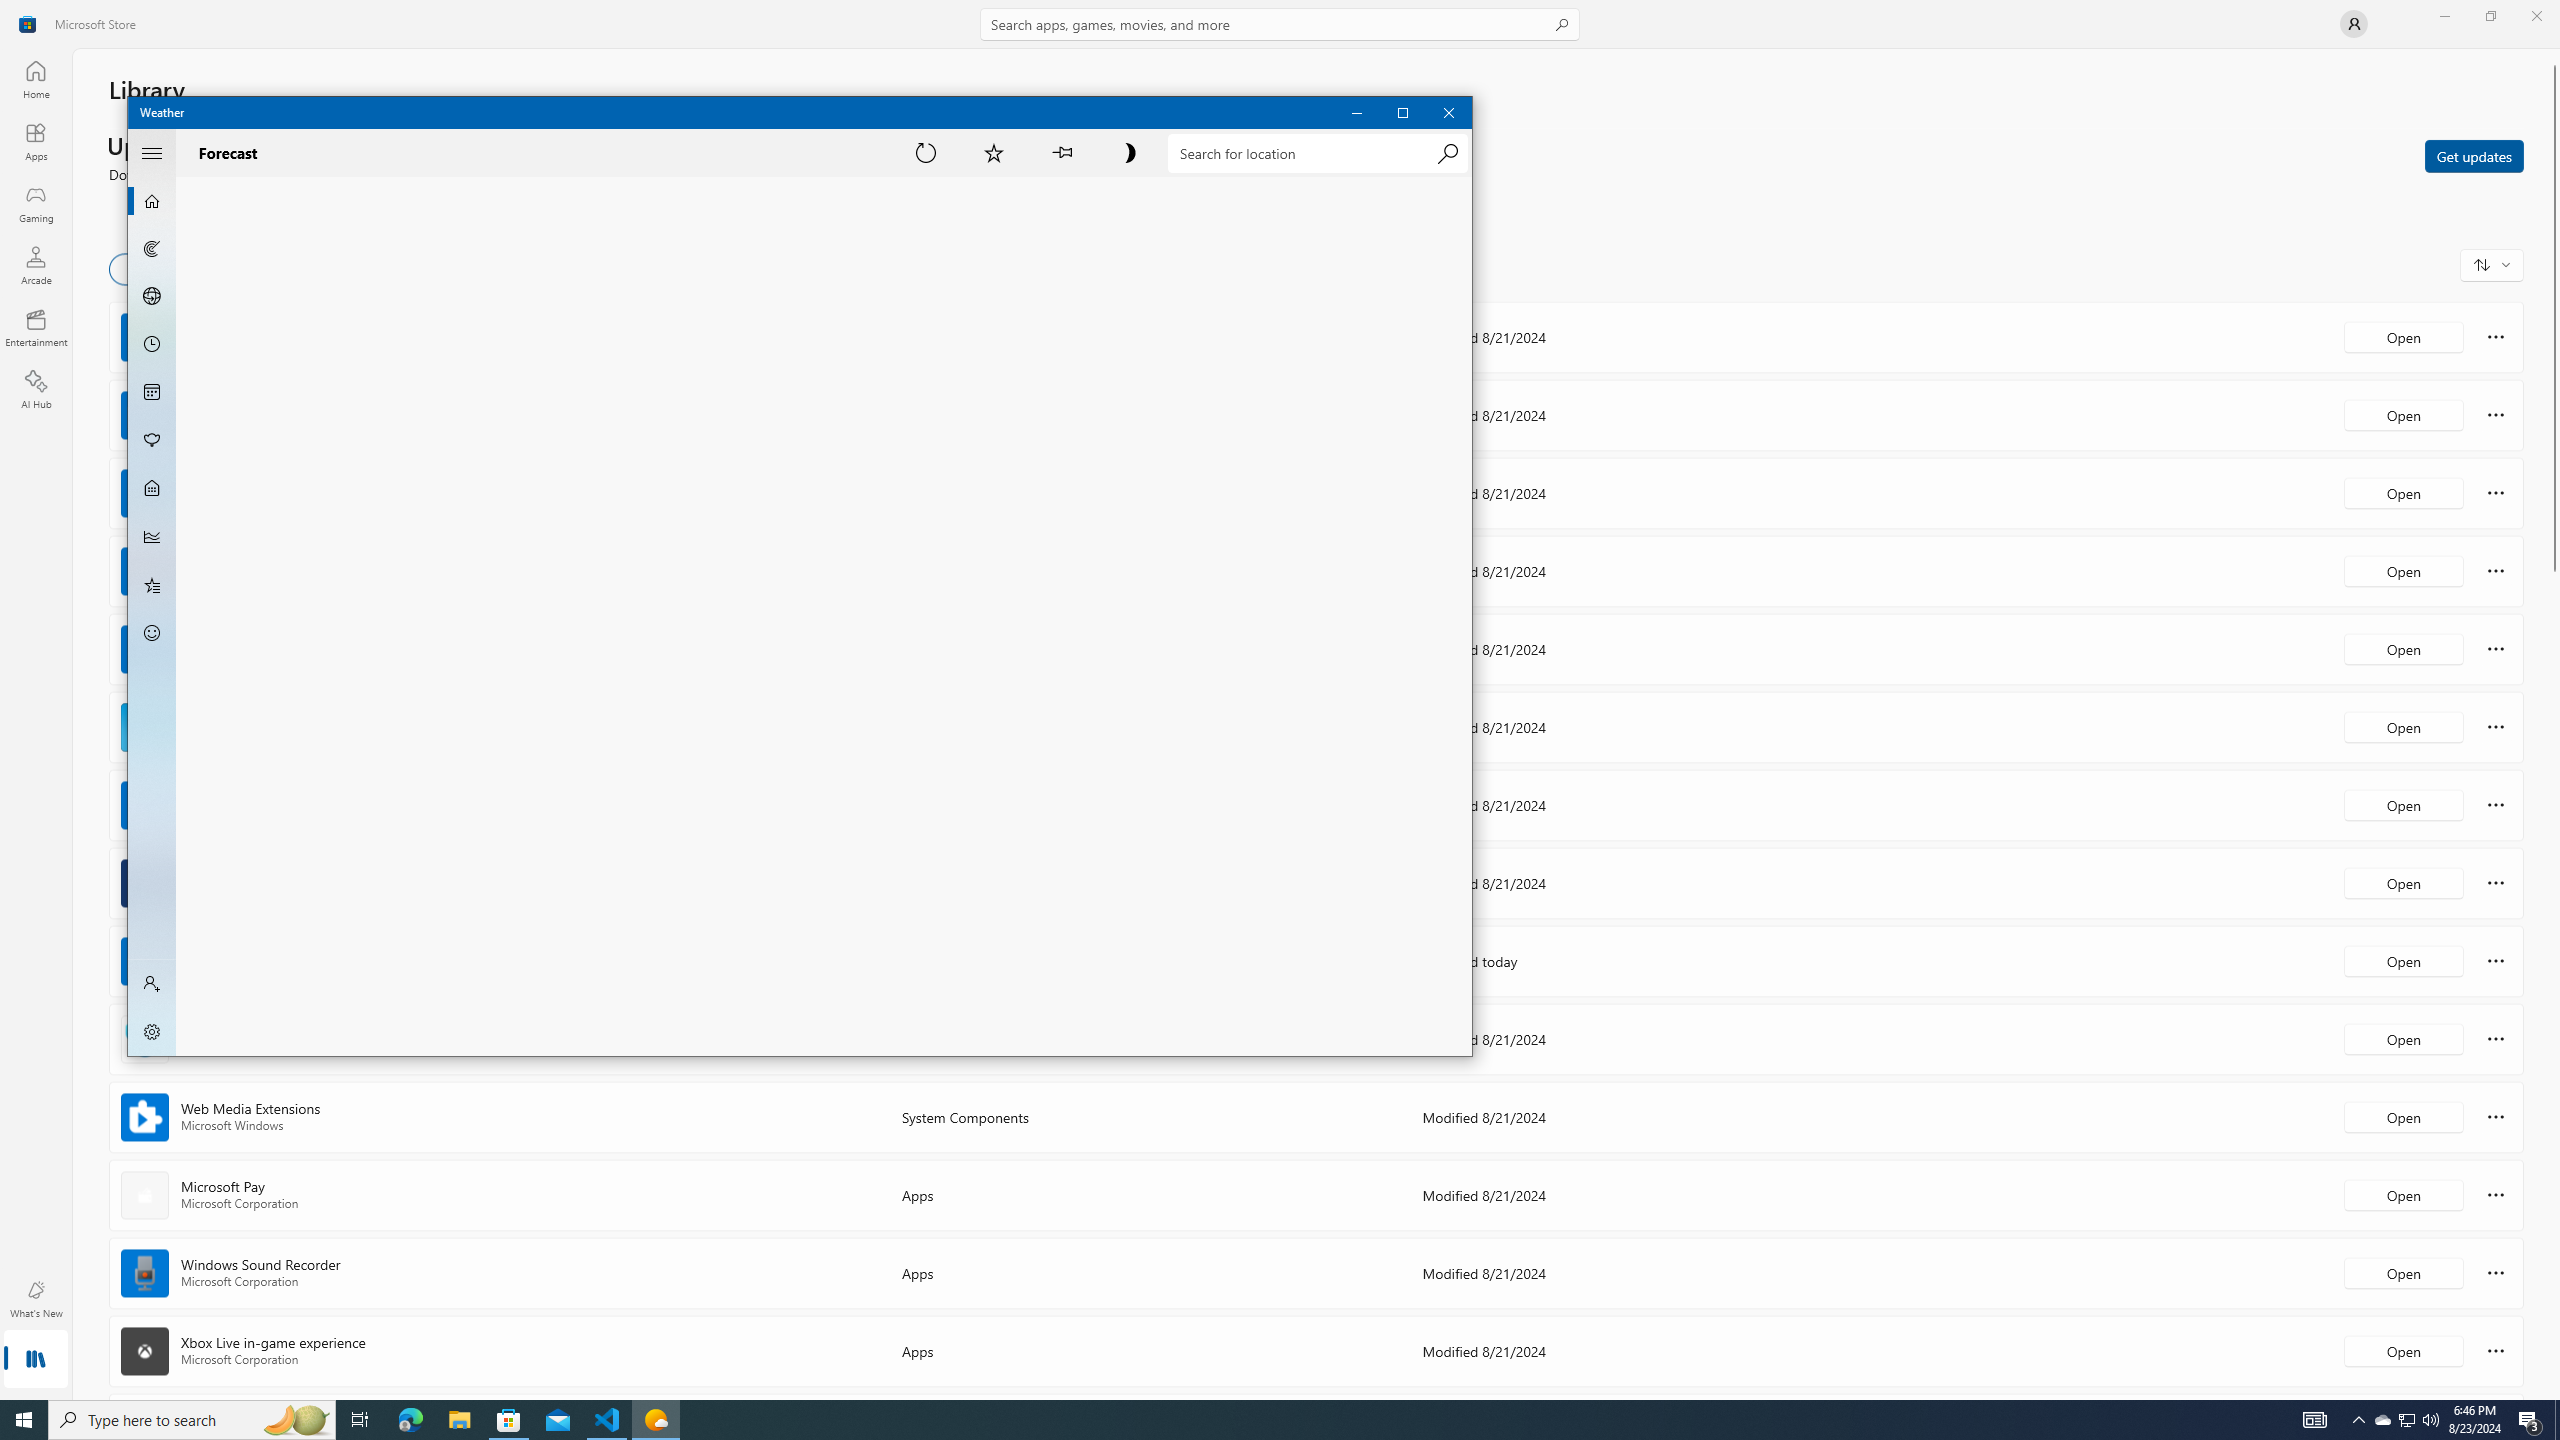  I want to click on 'Notification Chevron', so click(2359, 1418).